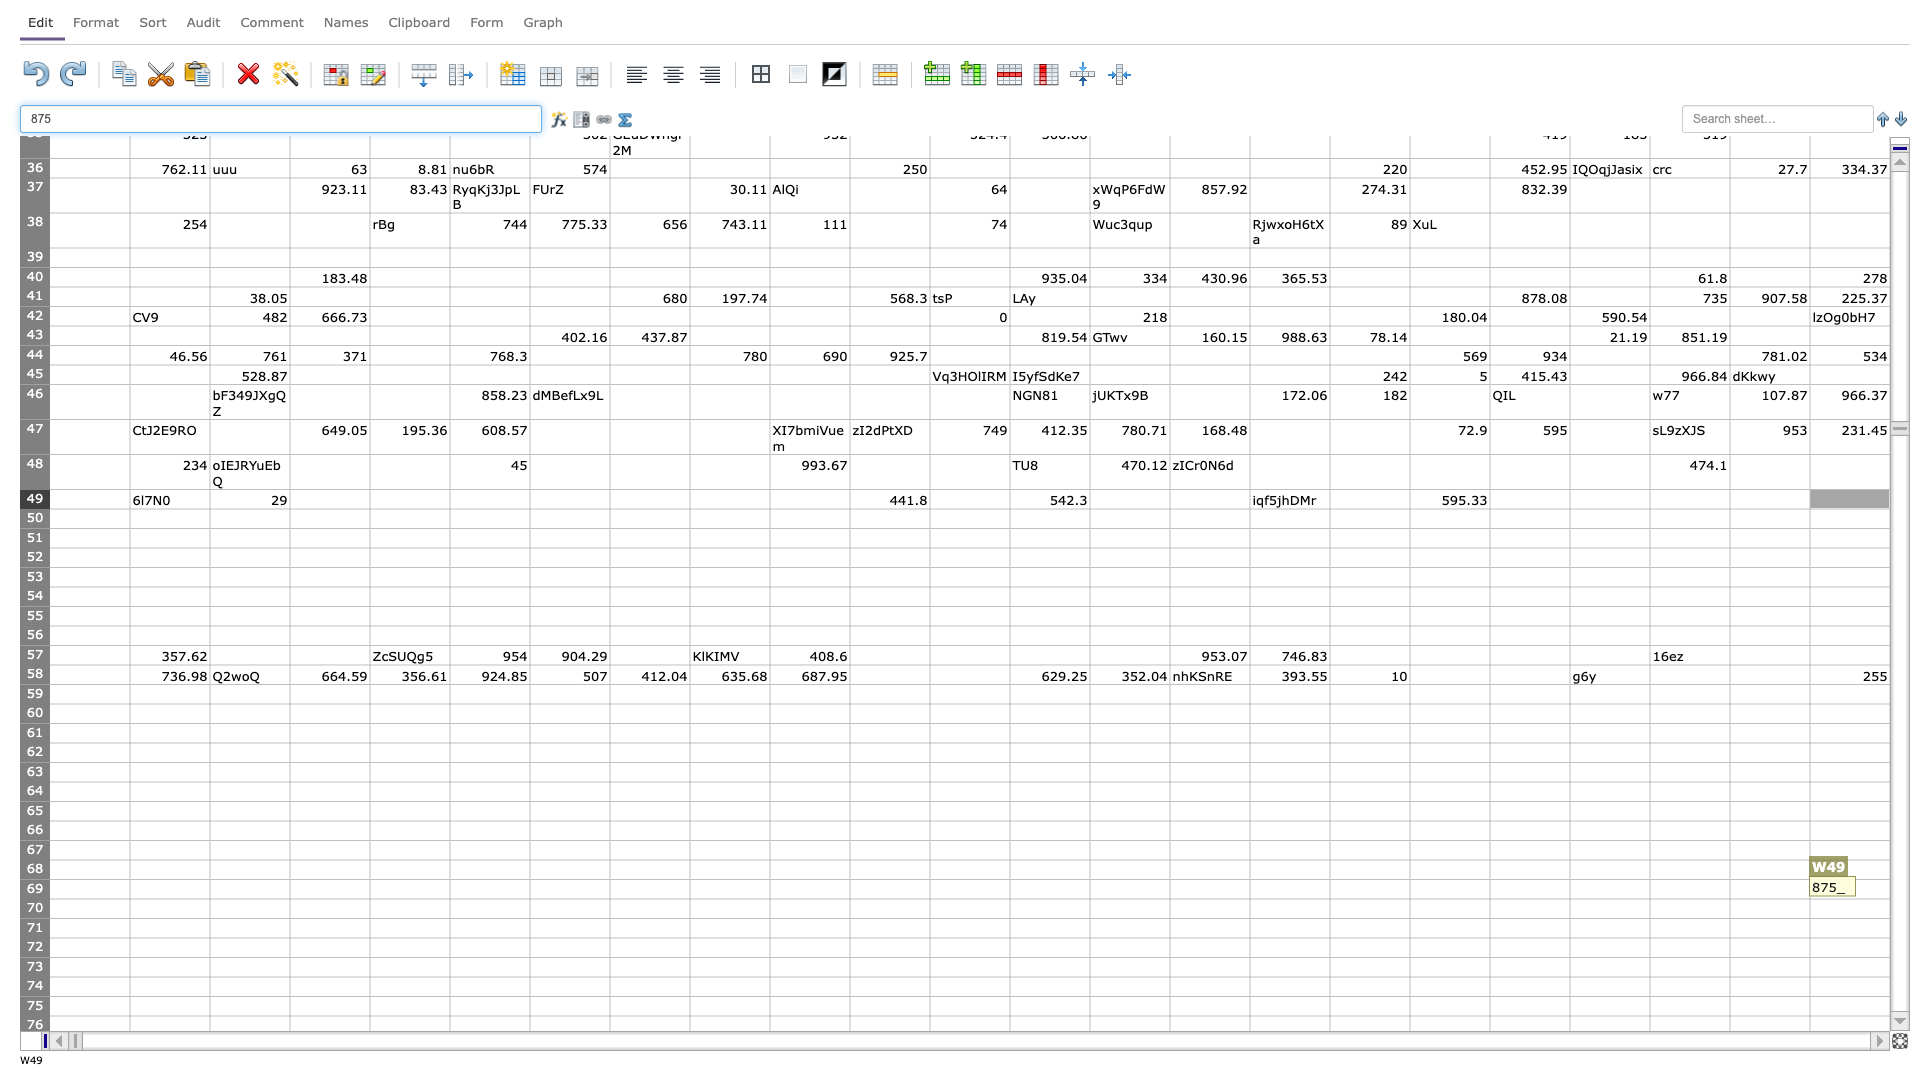 This screenshot has width=1920, height=1080. Describe the element at coordinates (288, 918) in the screenshot. I see `bottom right corner of cell C70` at that location.